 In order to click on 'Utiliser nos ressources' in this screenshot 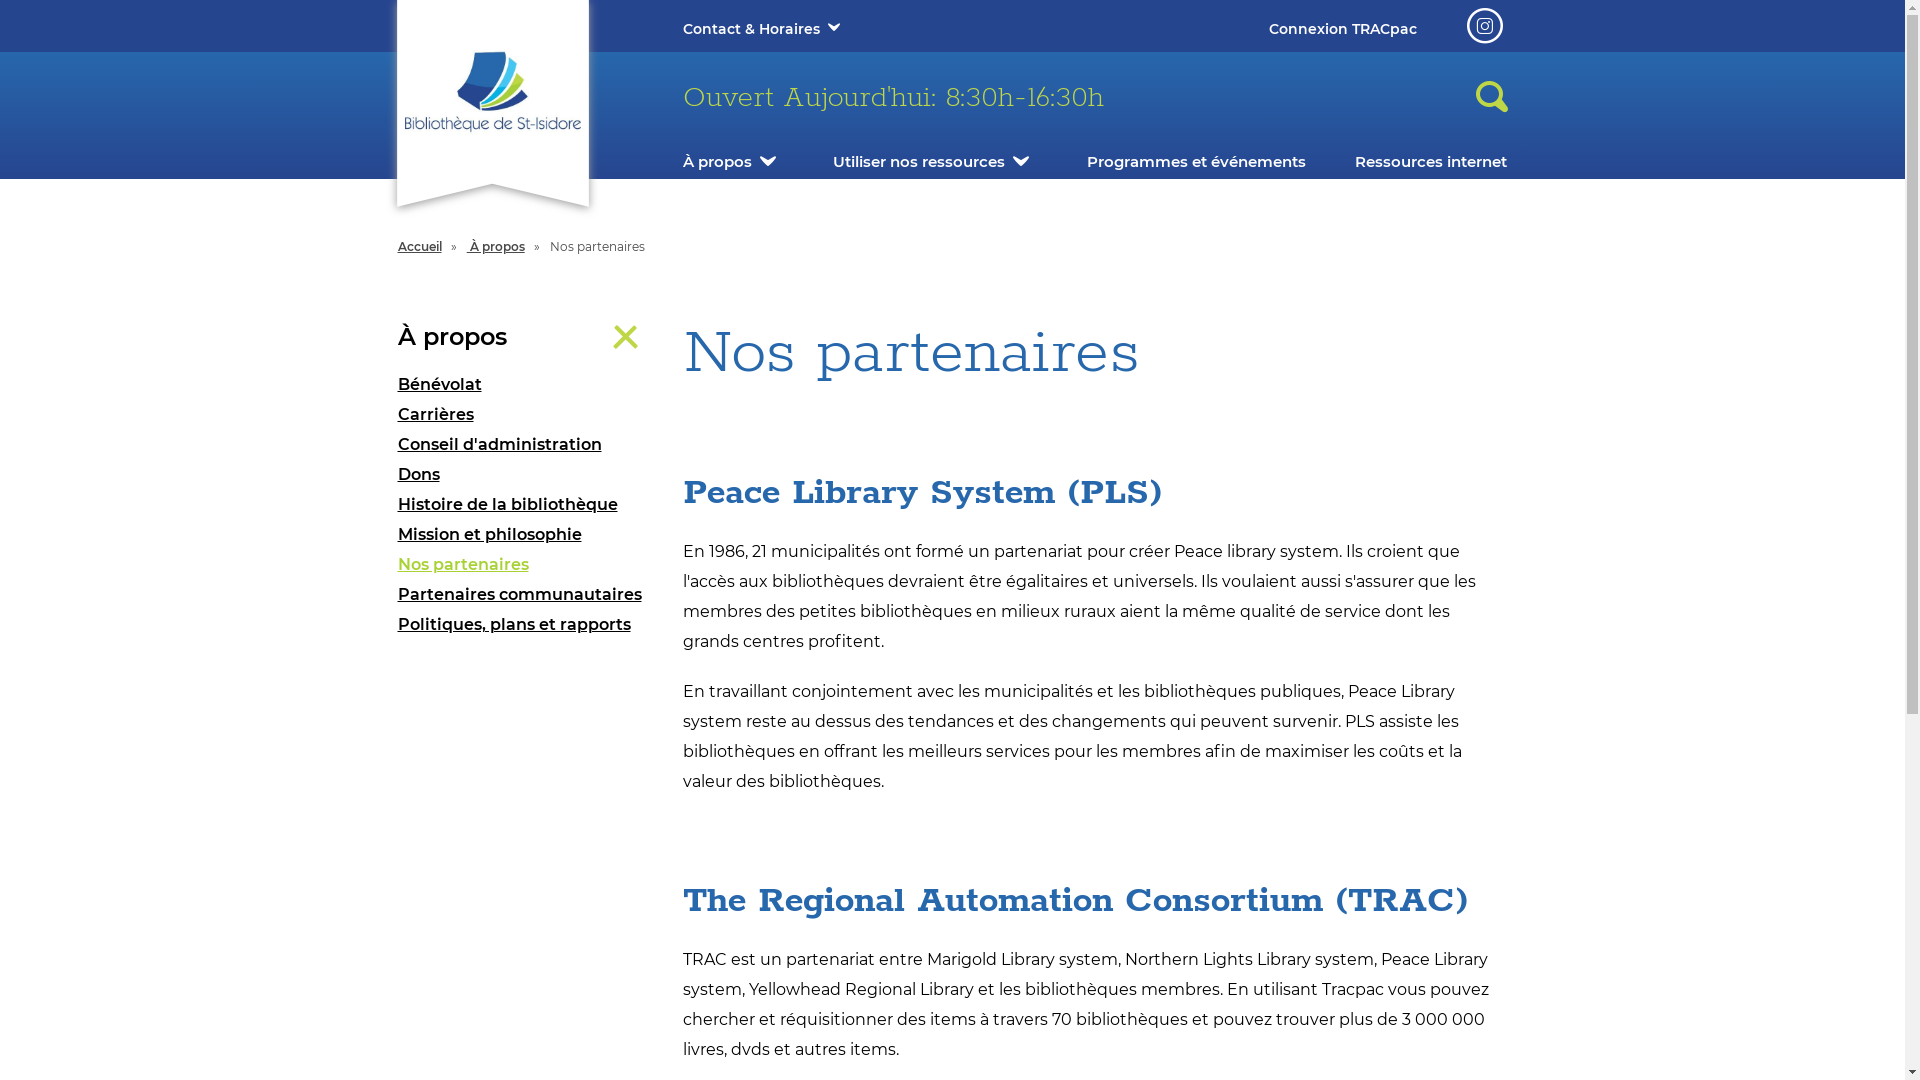, I will do `click(917, 160)`.